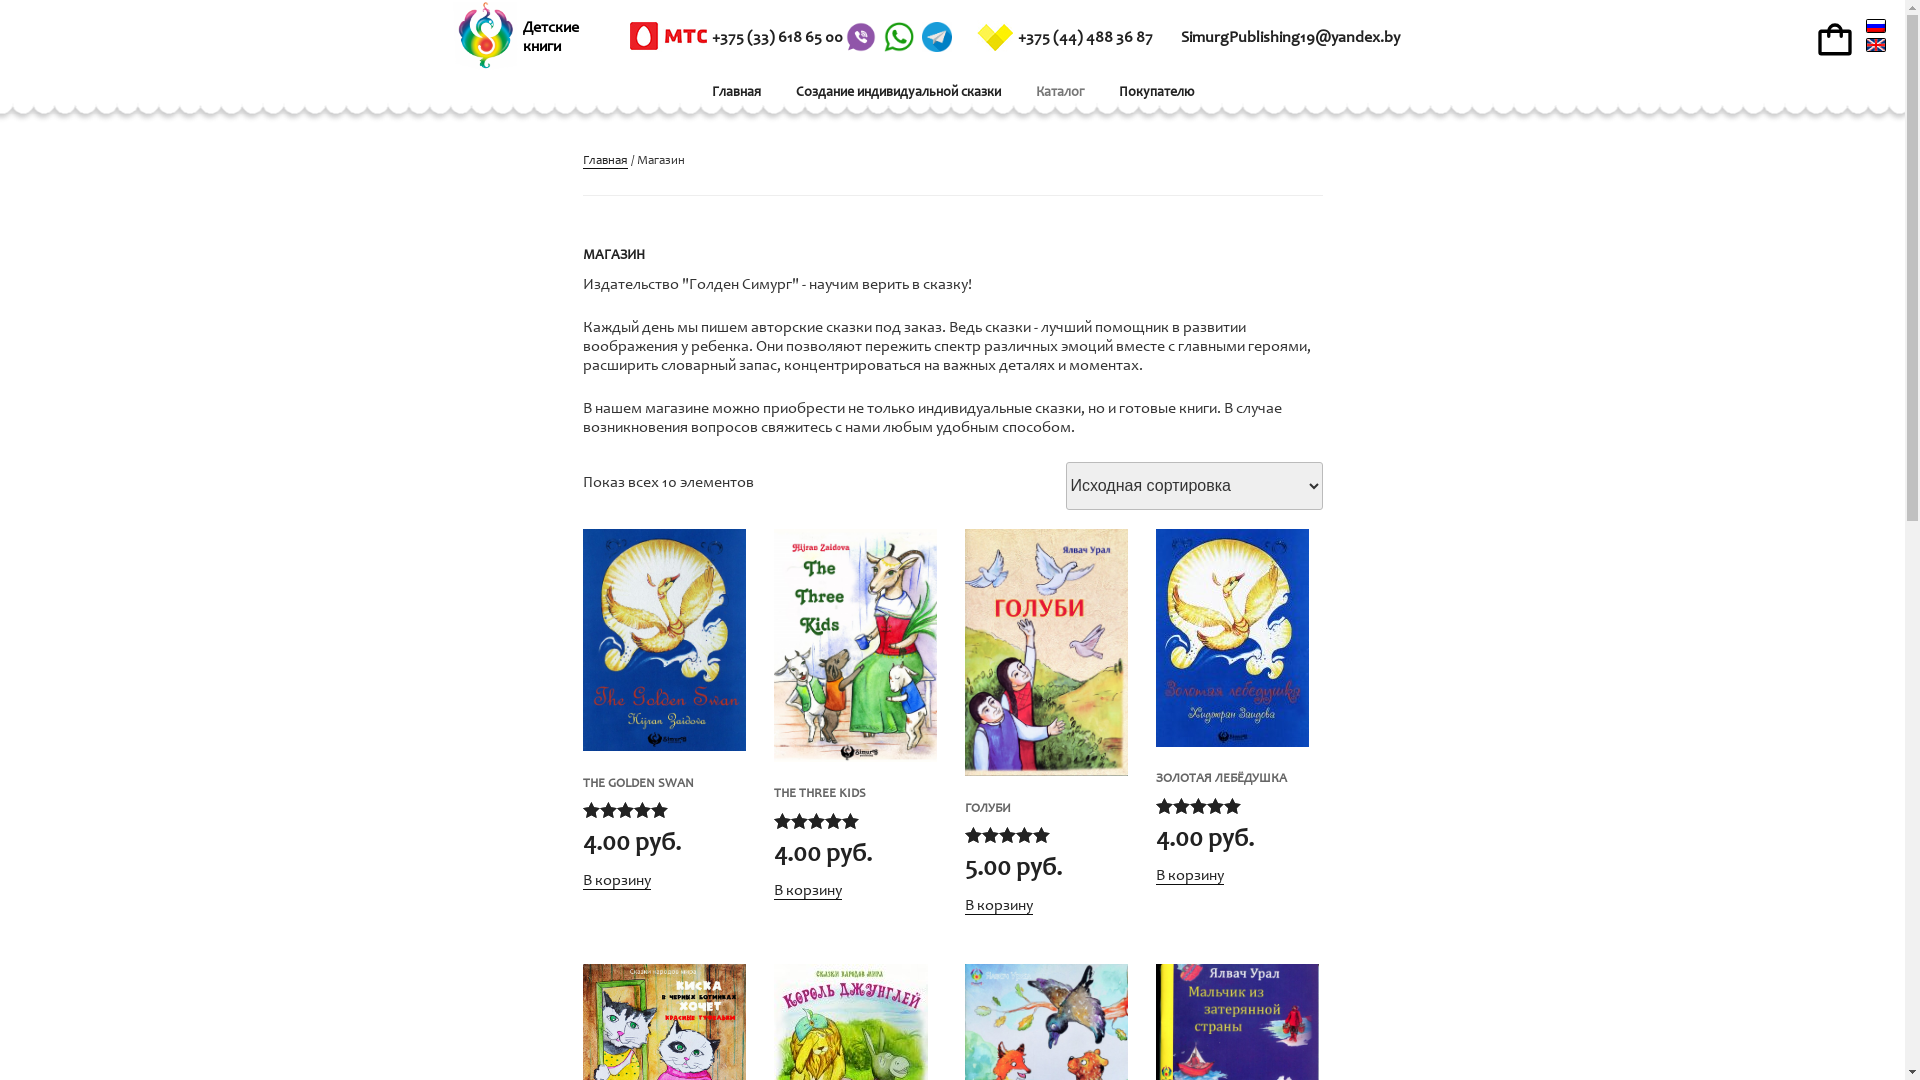 The image size is (1920, 1080). Describe the element at coordinates (735, 38) in the screenshot. I see `'+375 (33) 618 65 00'` at that location.